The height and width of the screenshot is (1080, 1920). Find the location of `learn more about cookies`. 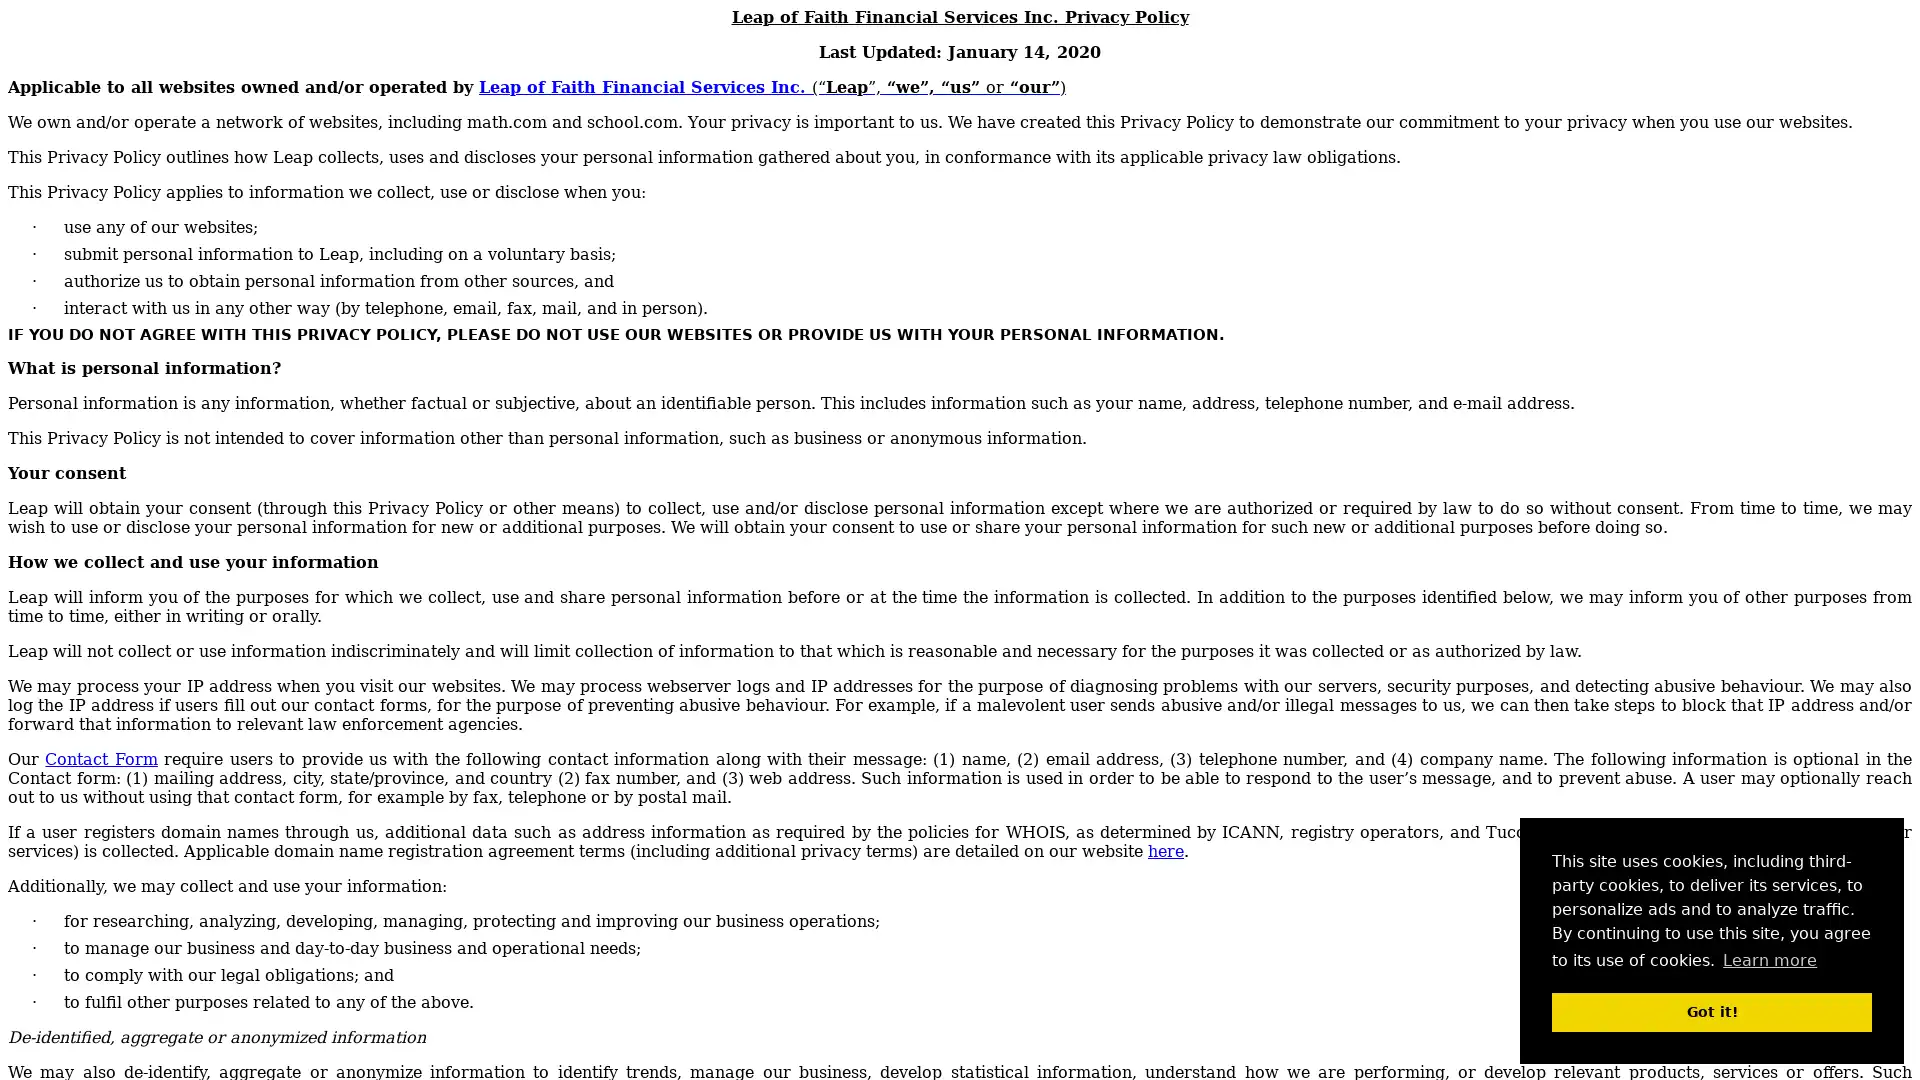

learn more about cookies is located at coordinates (1770, 959).